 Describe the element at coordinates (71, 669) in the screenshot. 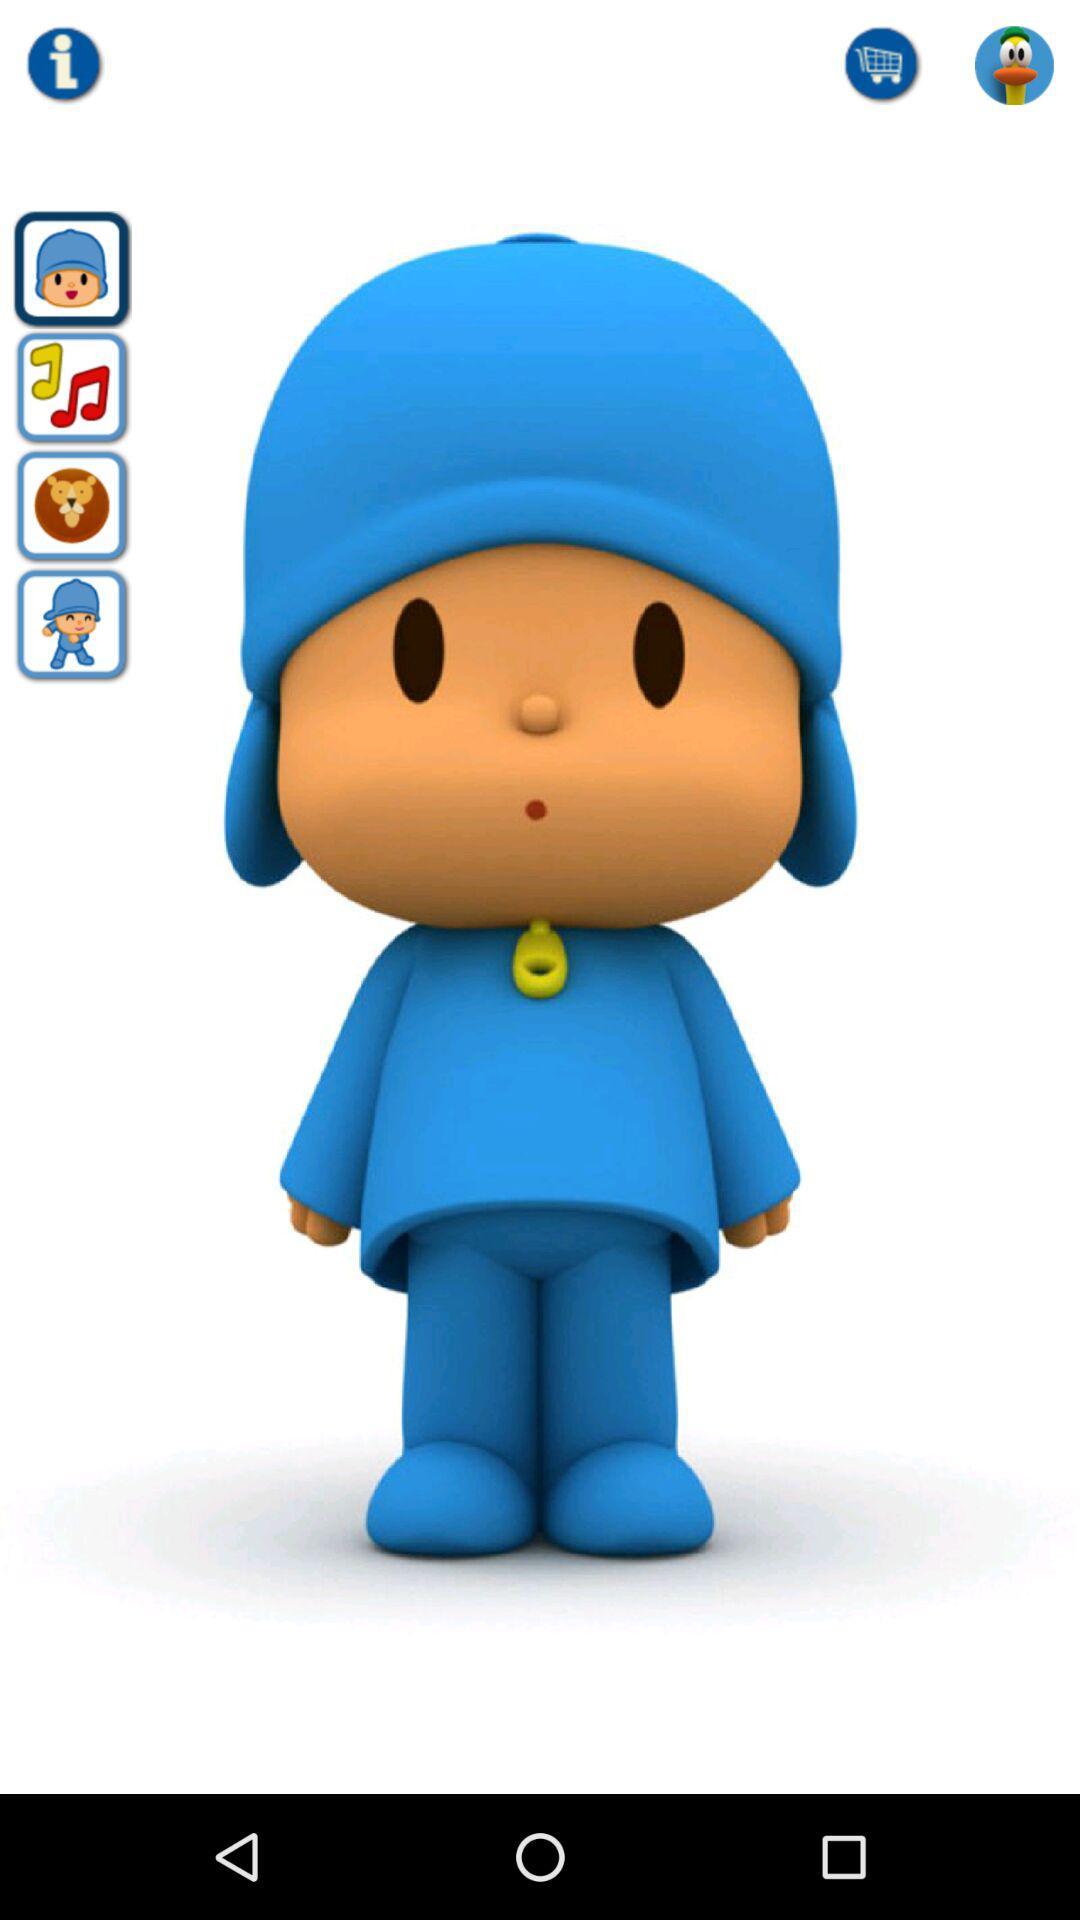

I see `the avatar icon` at that location.